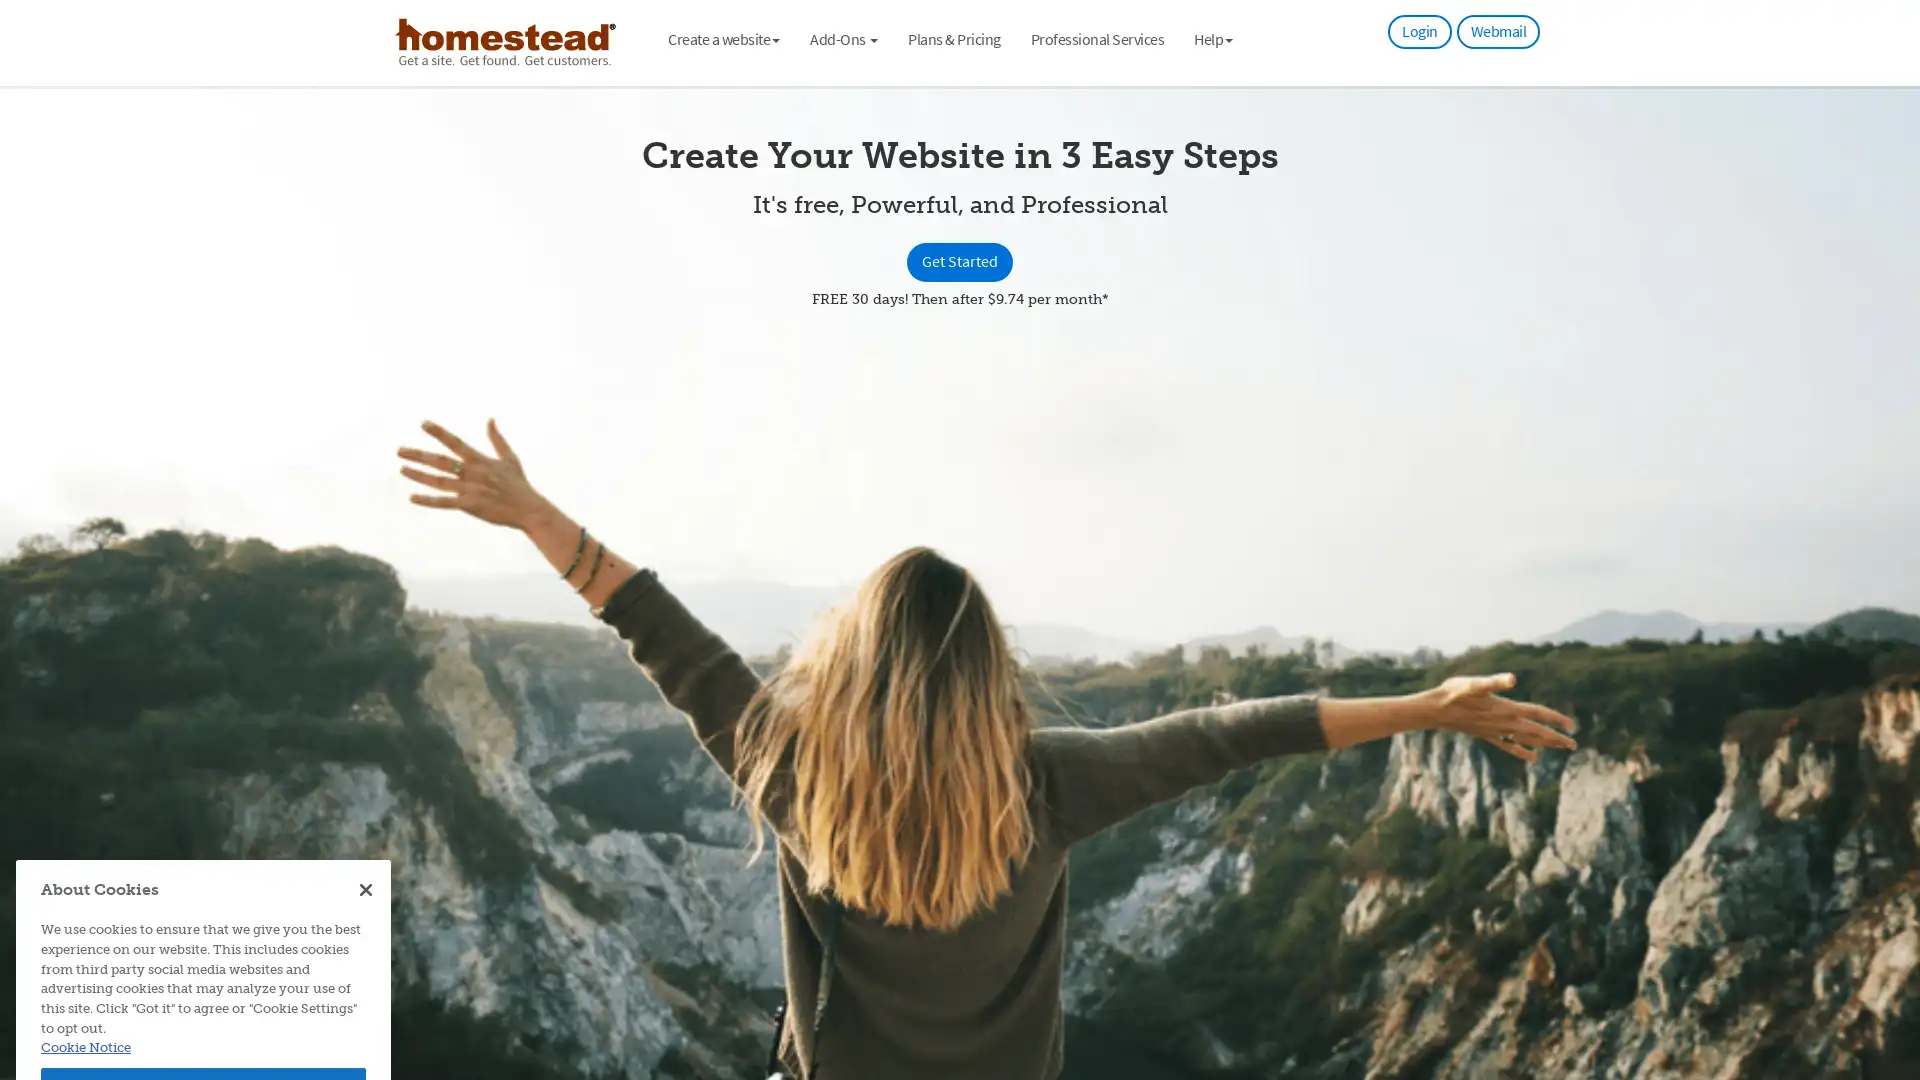 This screenshot has height=1080, width=1920. I want to click on Got It, so click(203, 962).